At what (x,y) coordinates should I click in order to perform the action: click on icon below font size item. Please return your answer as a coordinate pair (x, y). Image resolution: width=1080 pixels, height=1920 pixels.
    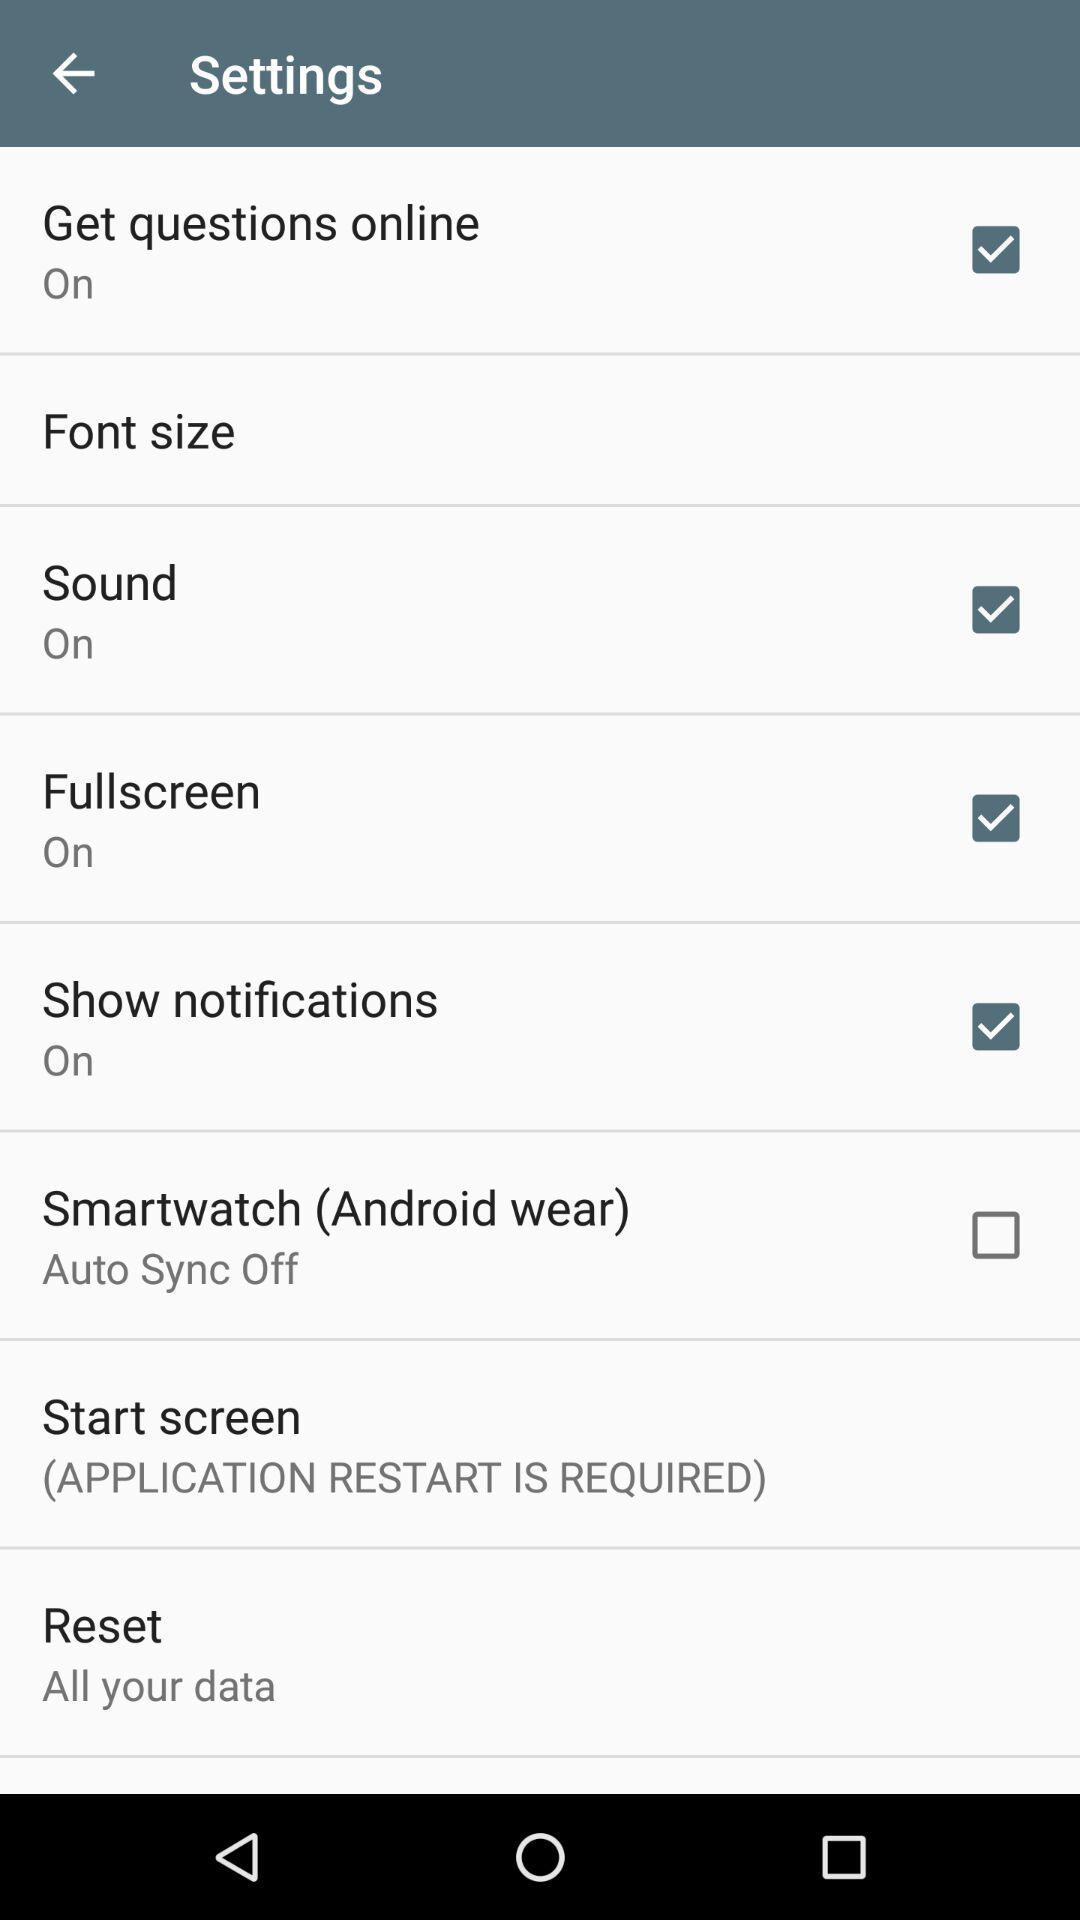
    Looking at the image, I should click on (109, 580).